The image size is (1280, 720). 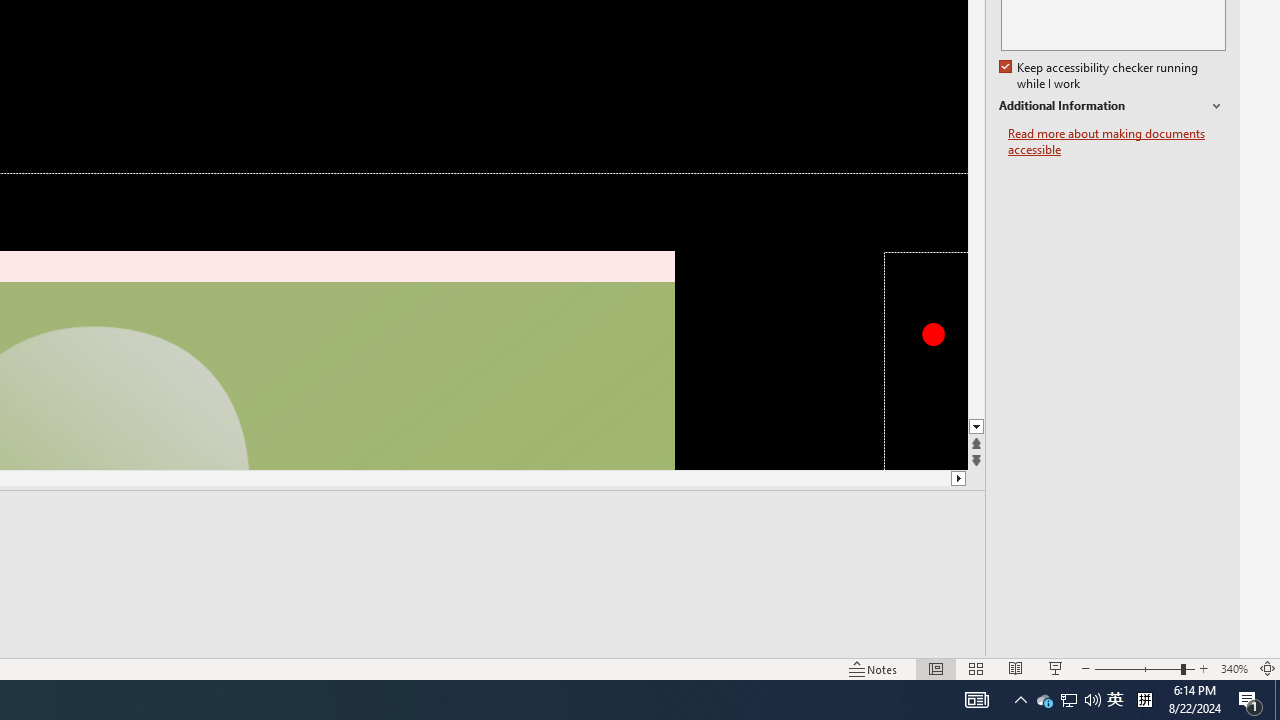 What do you see at coordinates (874, 669) in the screenshot?
I see `'Notes '` at bounding box center [874, 669].